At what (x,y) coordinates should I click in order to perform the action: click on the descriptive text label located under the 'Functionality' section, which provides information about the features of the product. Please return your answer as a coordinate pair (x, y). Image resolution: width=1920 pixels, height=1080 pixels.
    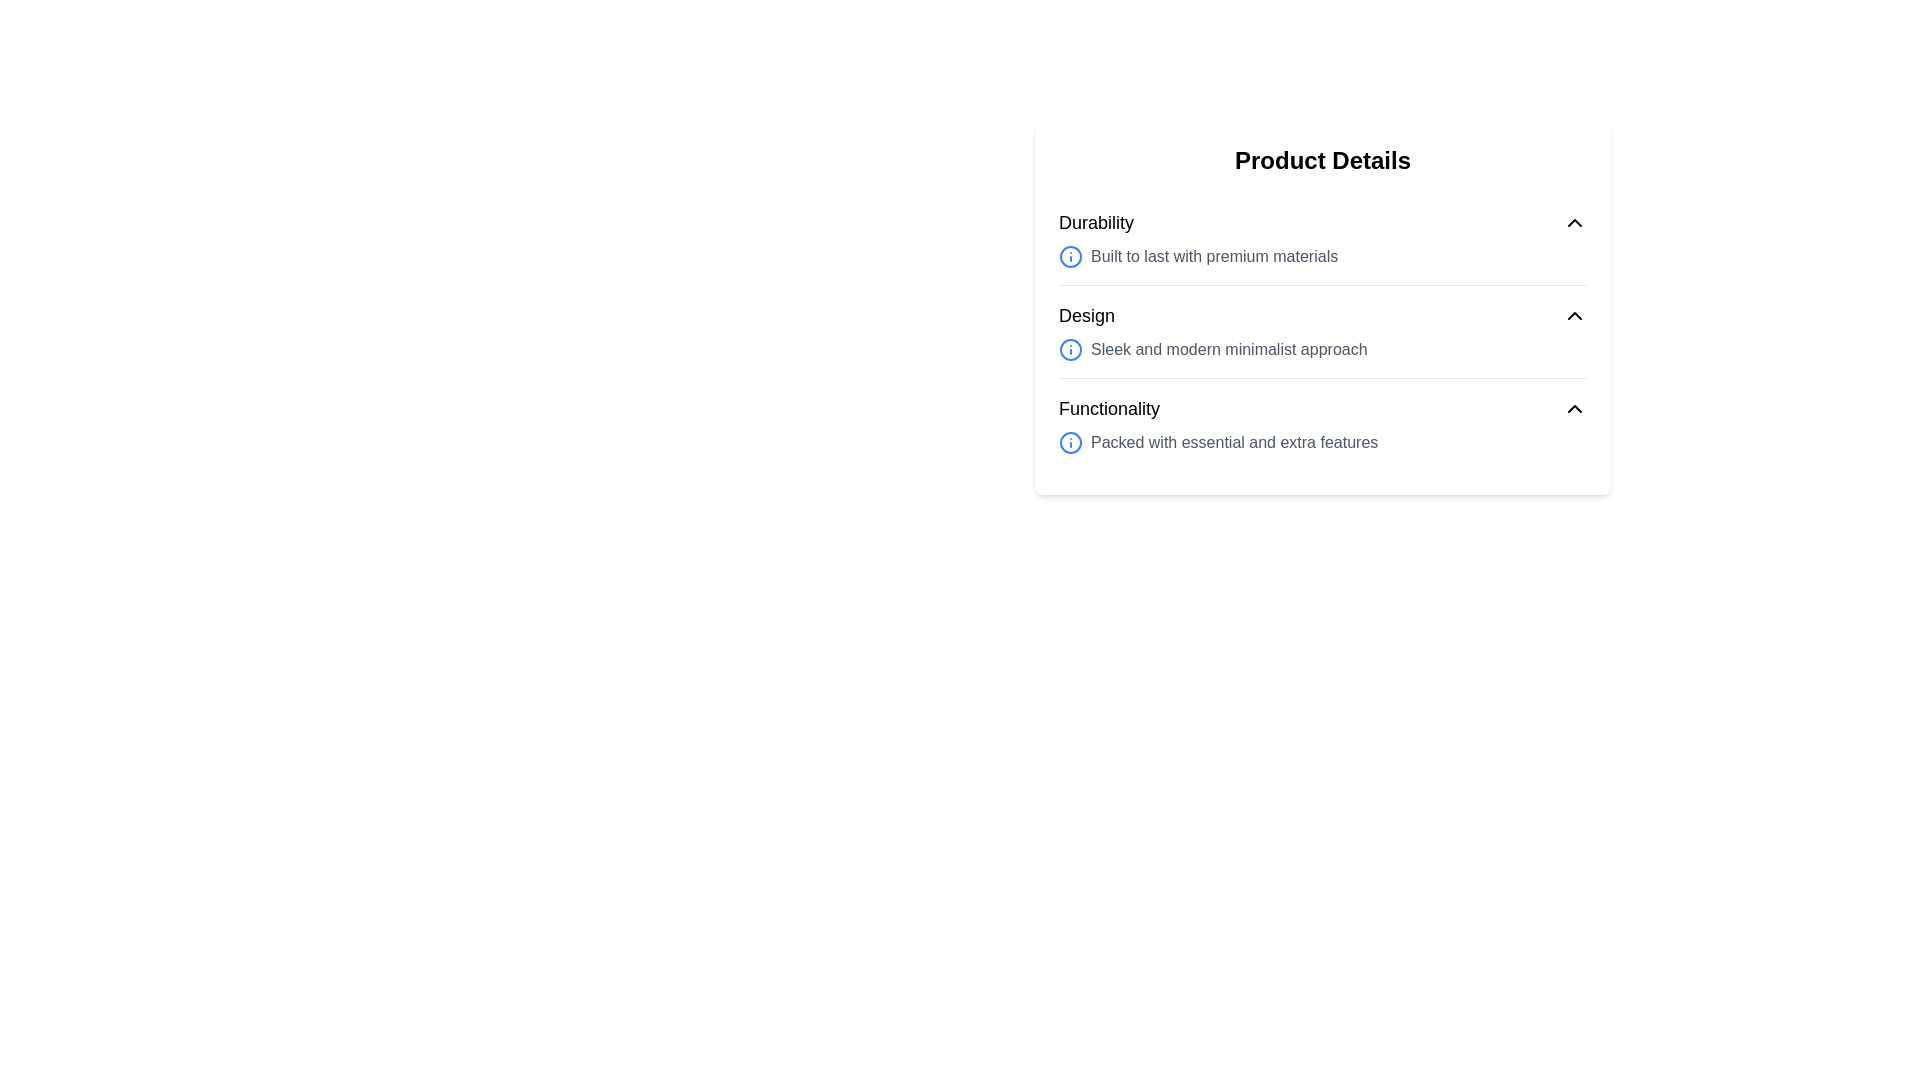
    Looking at the image, I should click on (1323, 442).